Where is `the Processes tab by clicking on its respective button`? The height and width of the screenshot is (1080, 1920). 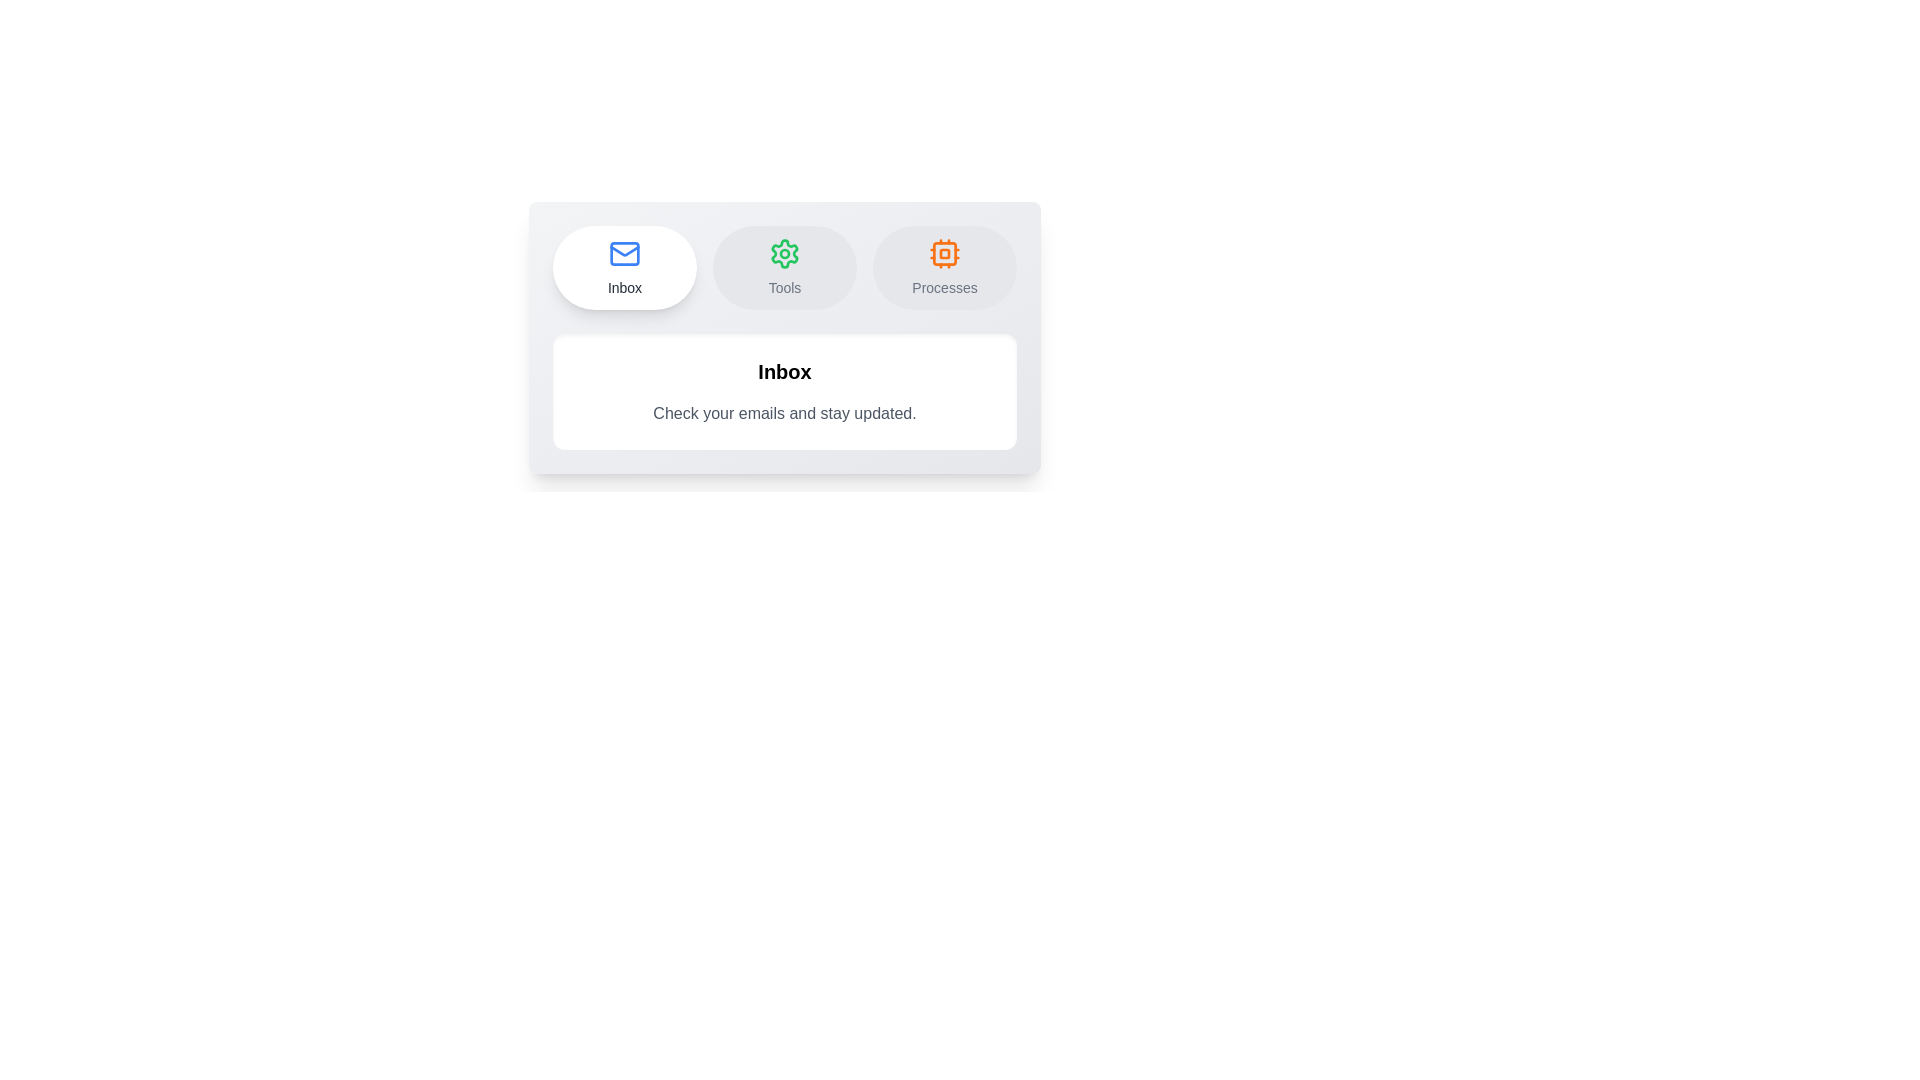
the Processes tab by clicking on its respective button is located at coordinates (944, 266).